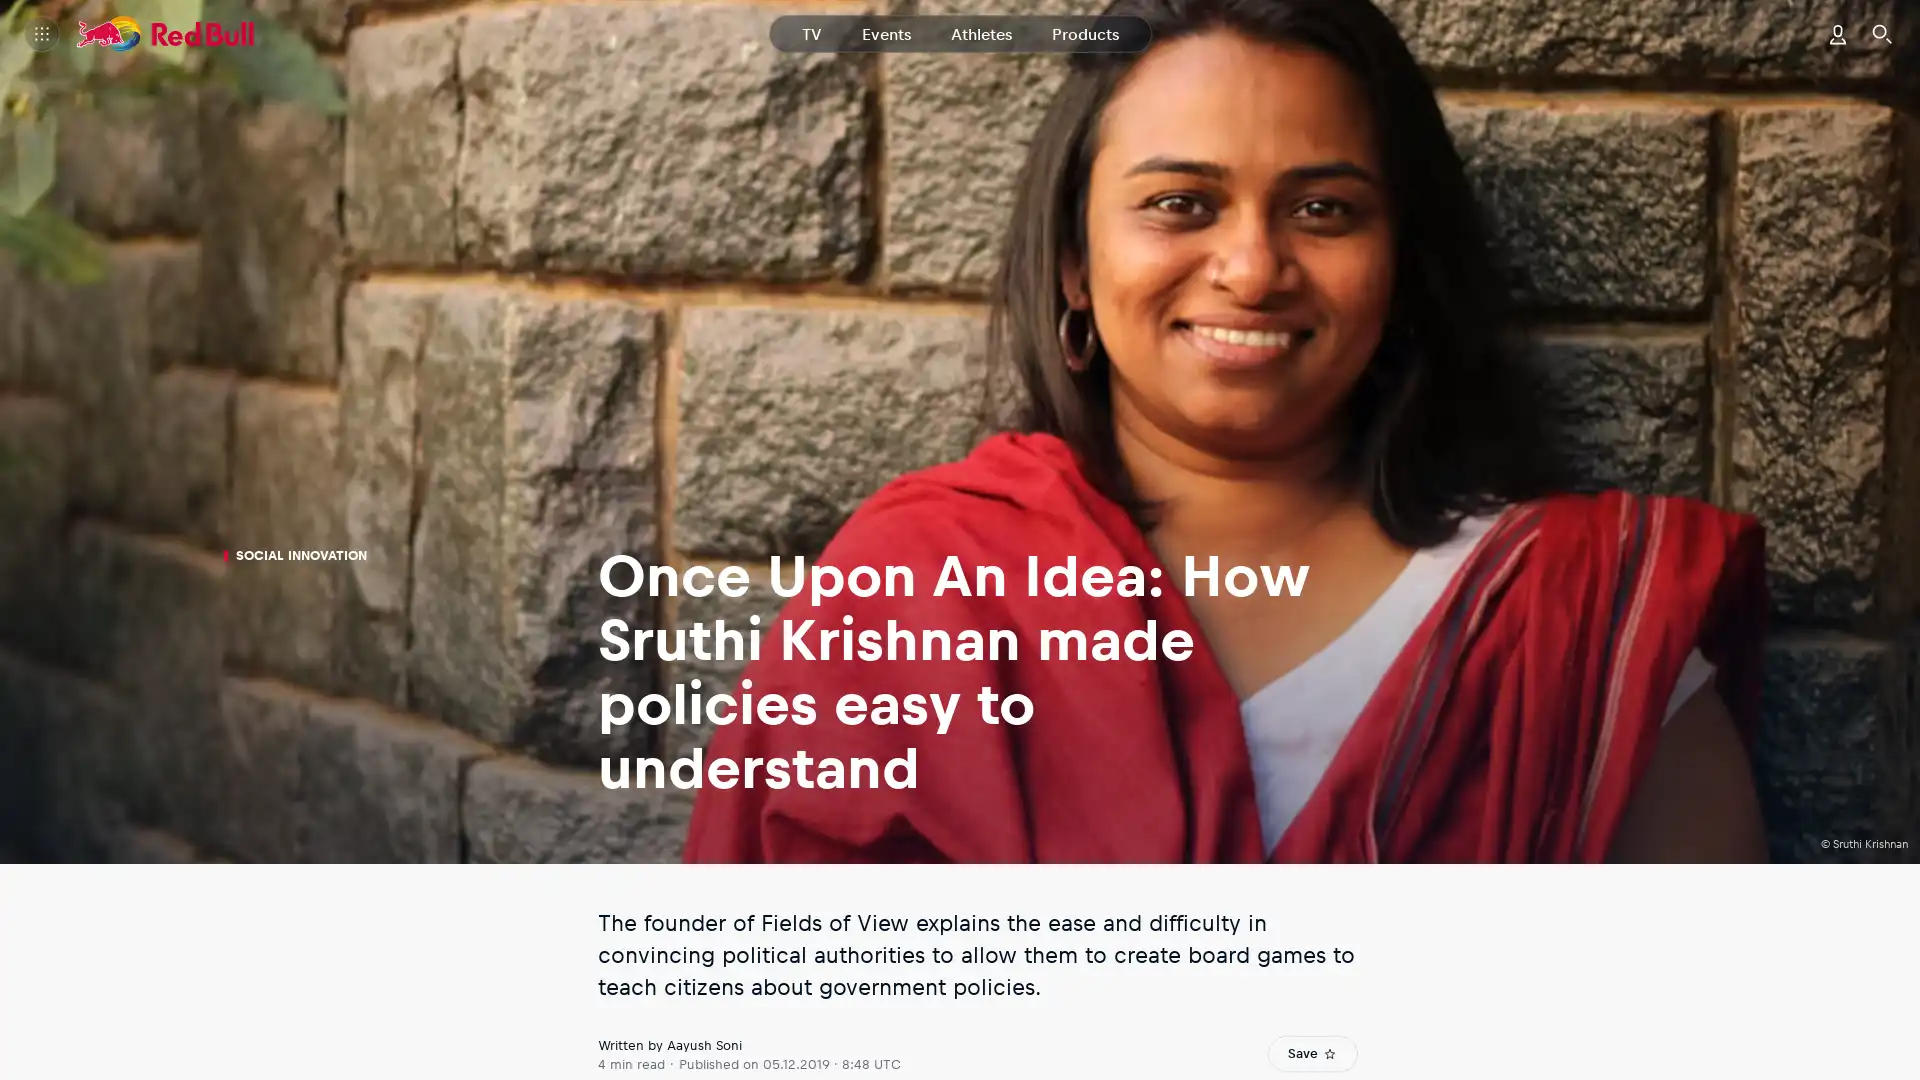 The height and width of the screenshot is (1080, 1920). Describe the element at coordinates (42, 34) in the screenshot. I see `Menu` at that location.